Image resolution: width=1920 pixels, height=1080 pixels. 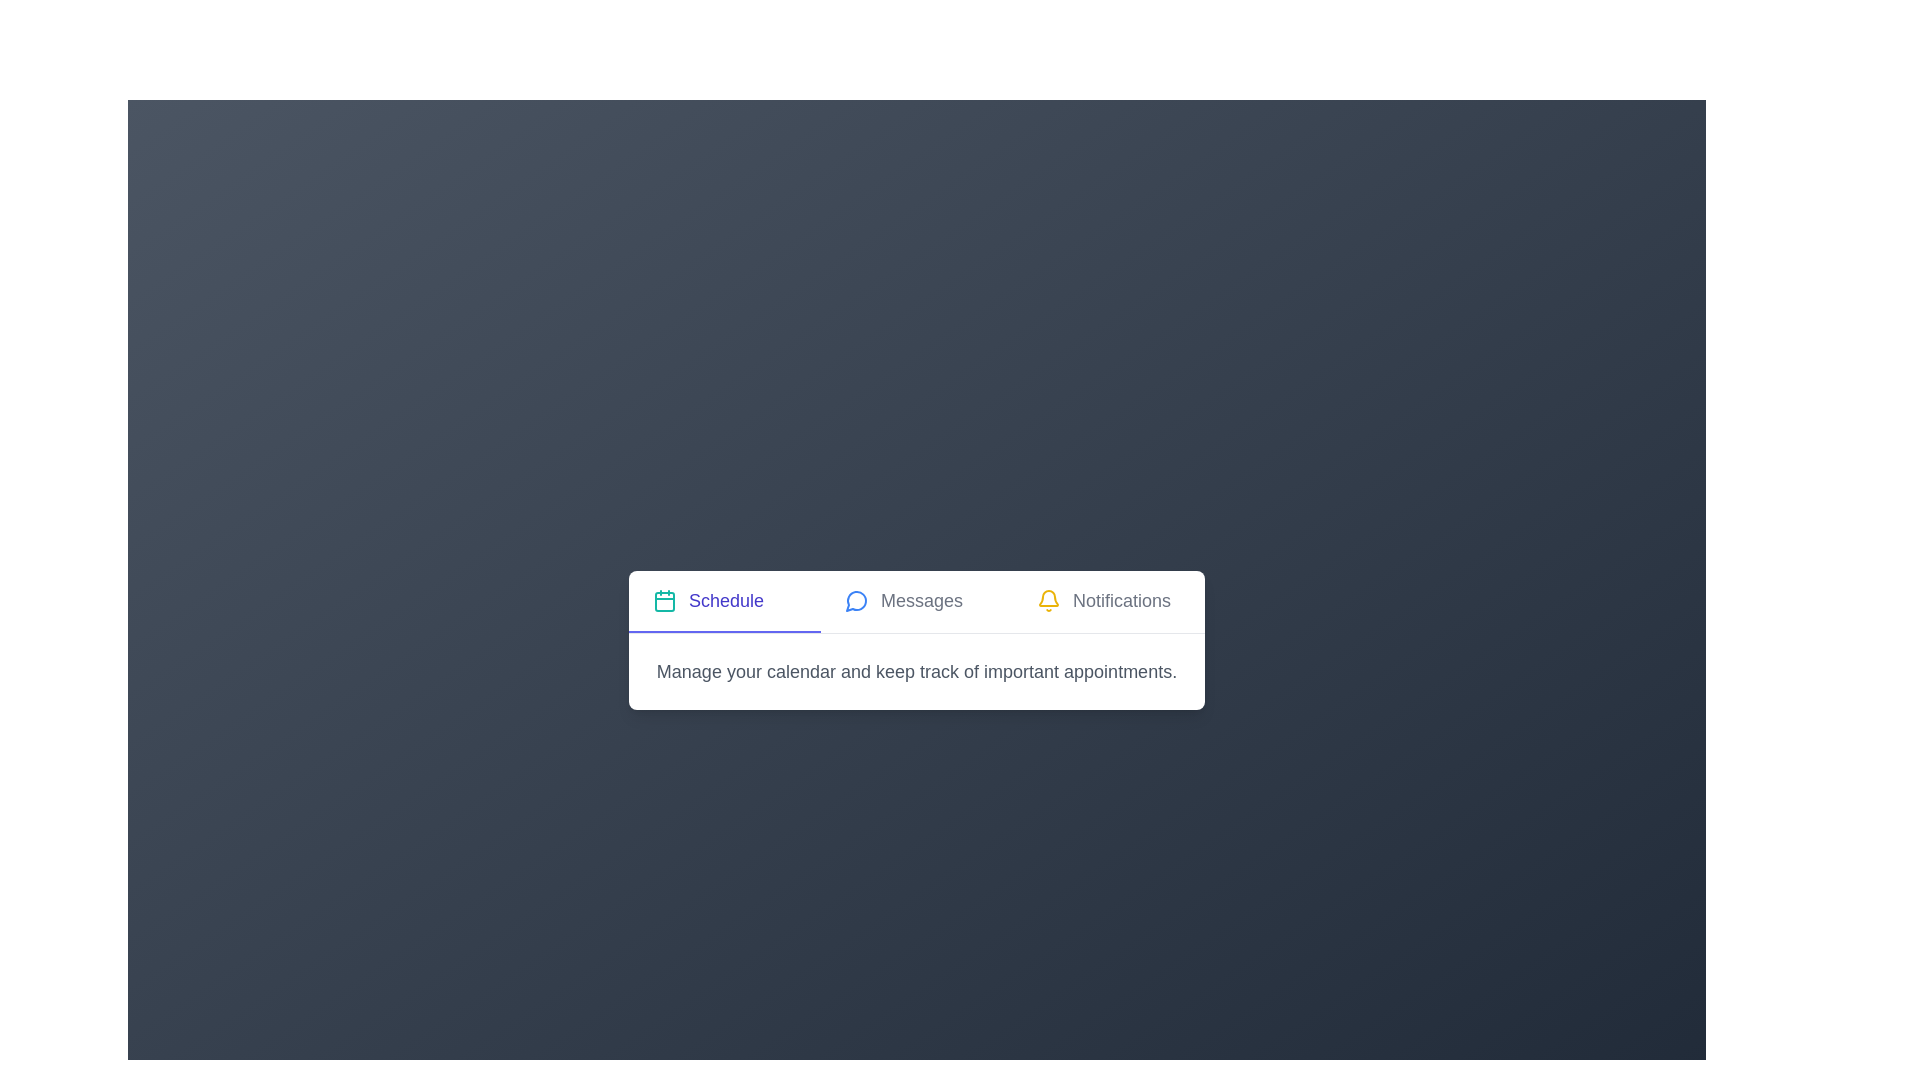 What do you see at coordinates (723, 600) in the screenshot?
I see `the Schedule tab` at bounding box center [723, 600].